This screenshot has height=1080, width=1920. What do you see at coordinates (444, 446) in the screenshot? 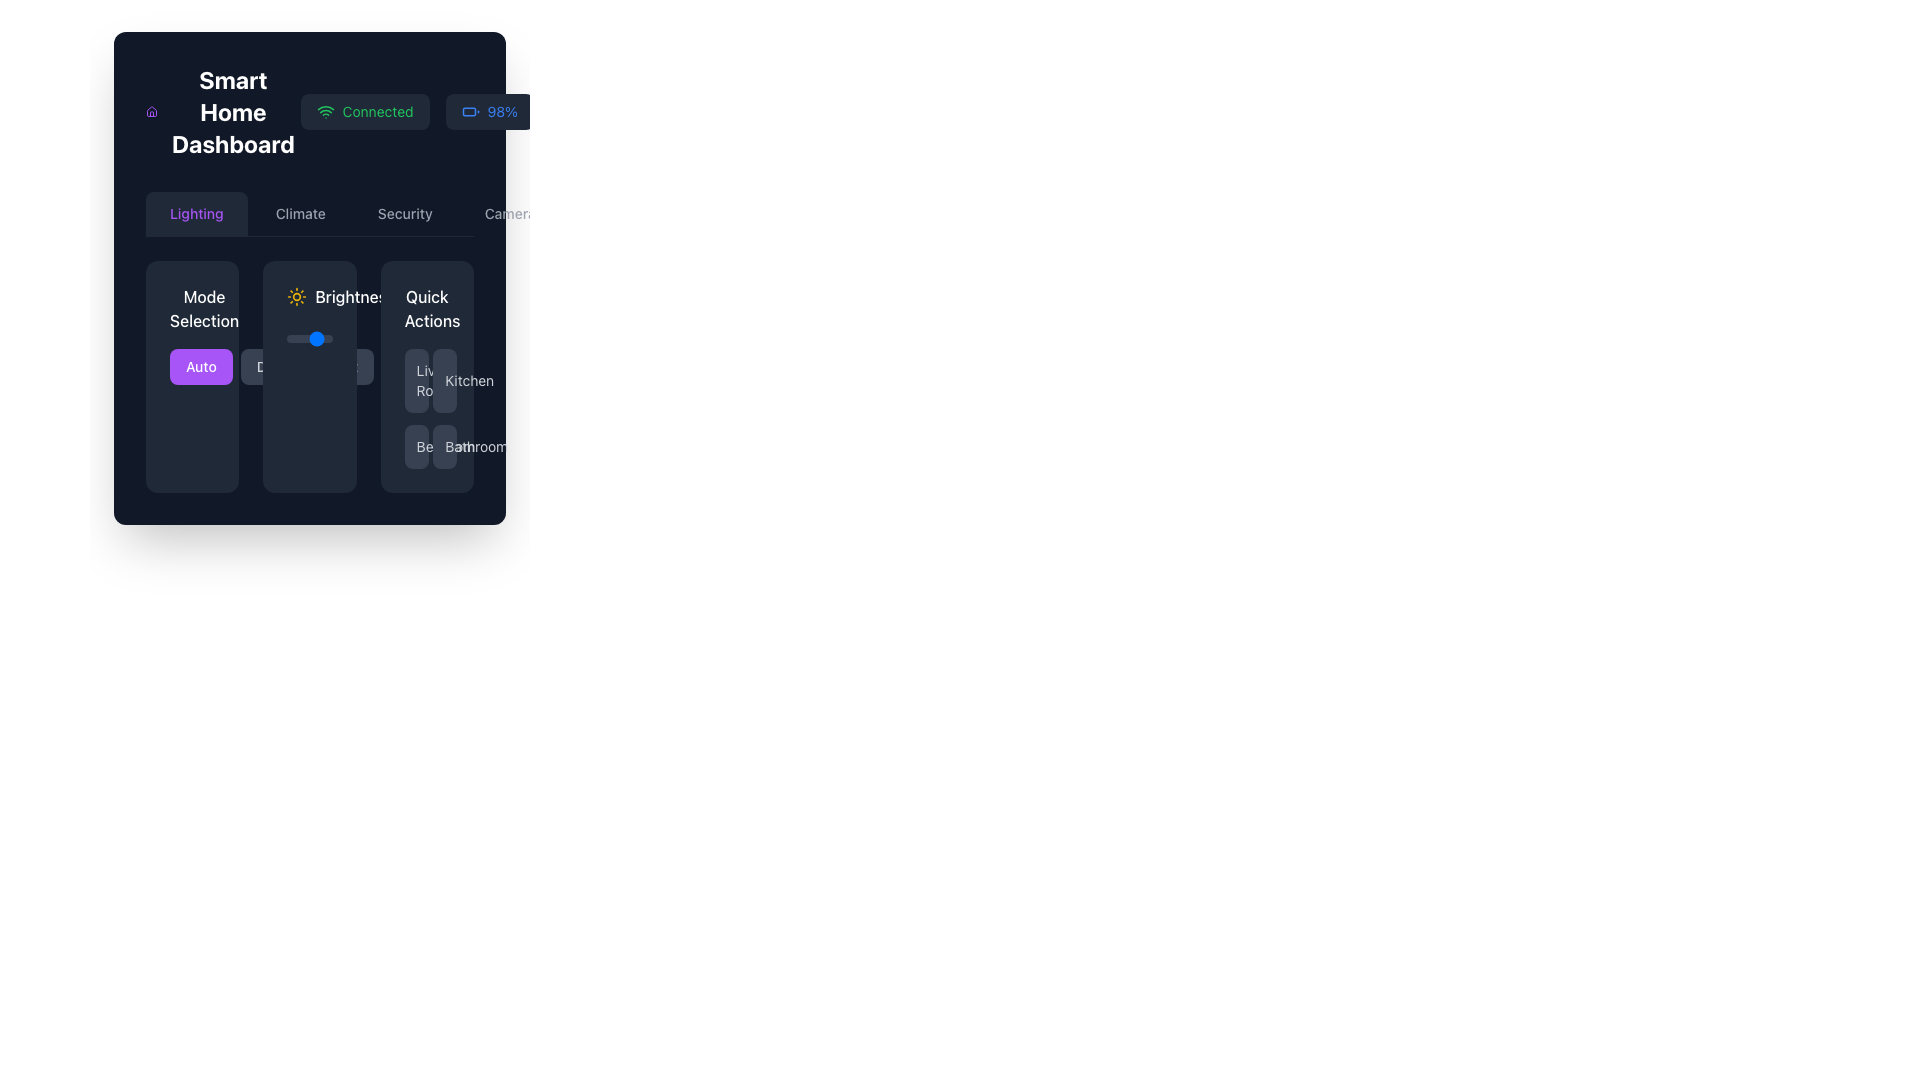
I see `the 'Bathroom' button, which is a rectangular button with rounded corners and light gray text, located in the bottom-right corner of the grid under 'Quick Actions'` at bounding box center [444, 446].